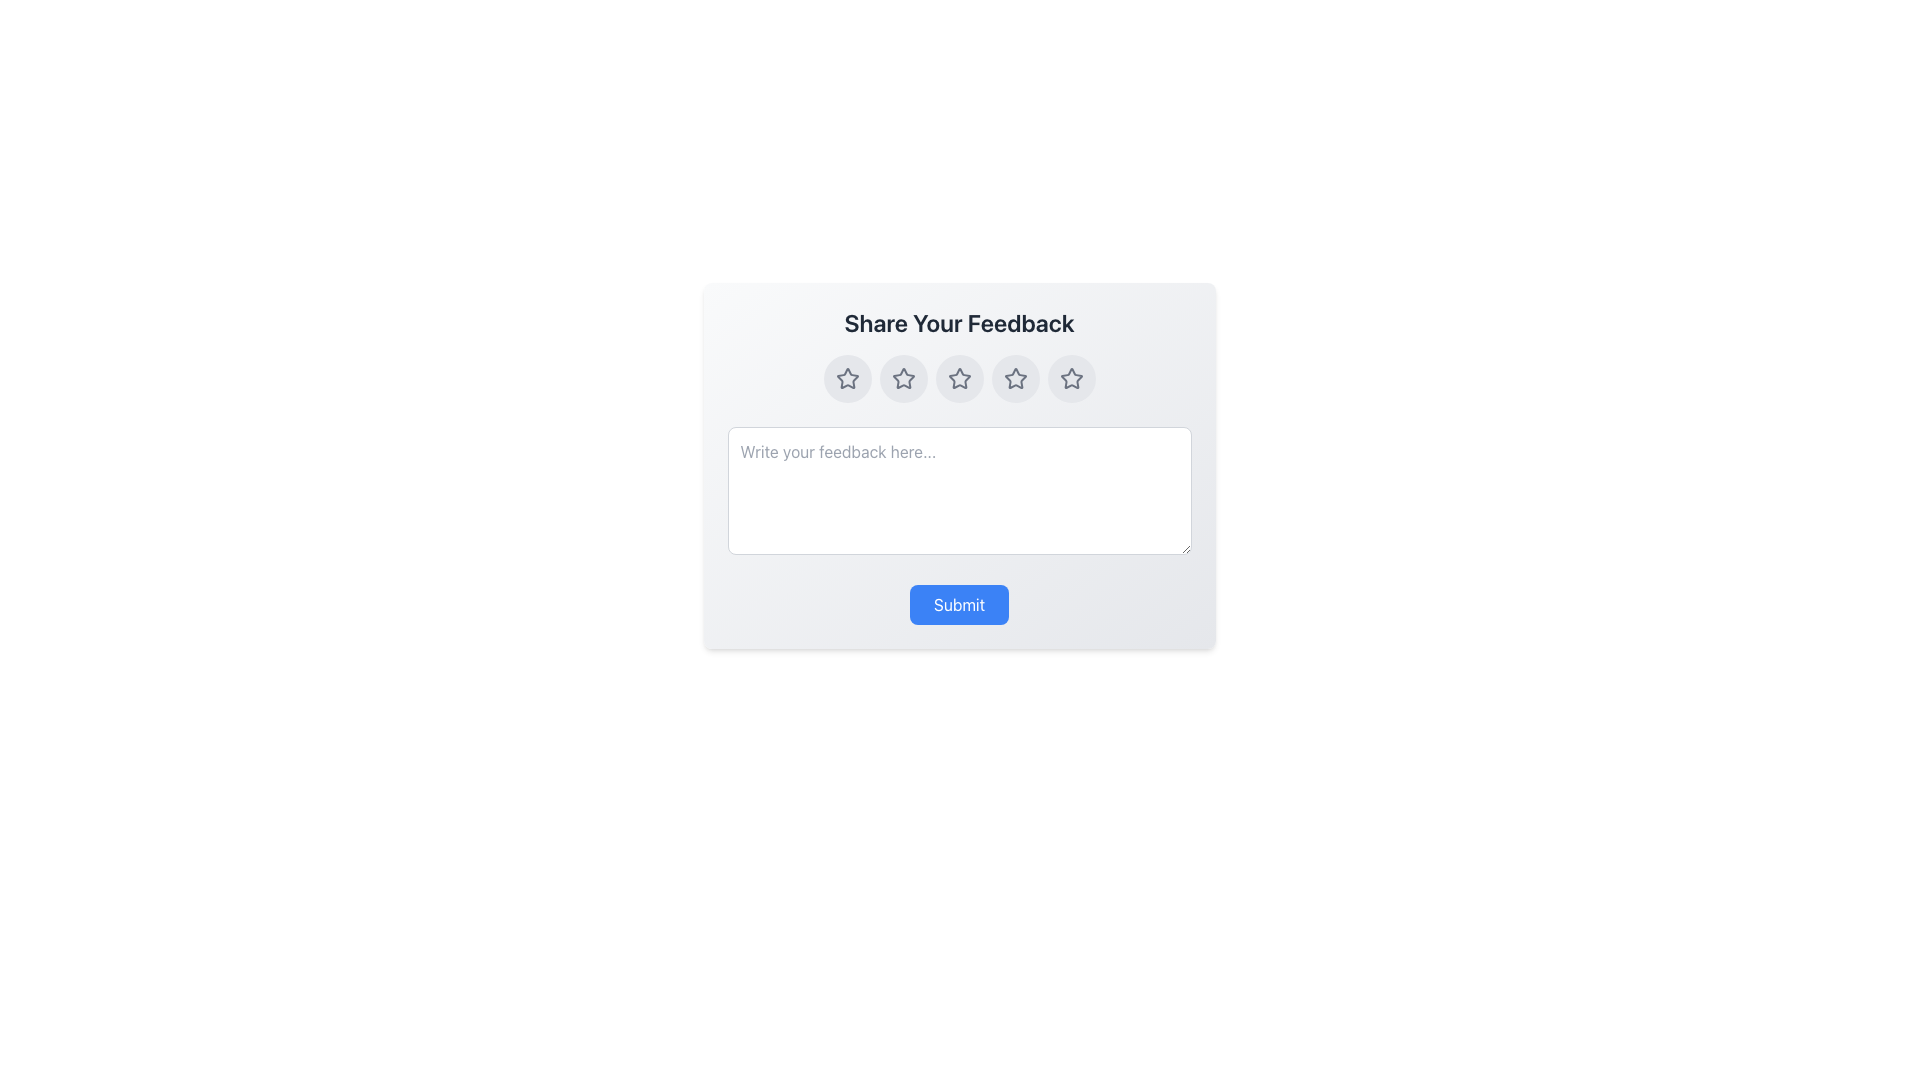 The width and height of the screenshot is (1920, 1080). Describe the element at coordinates (902, 378) in the screenshot. I see `the second star button` at that location.